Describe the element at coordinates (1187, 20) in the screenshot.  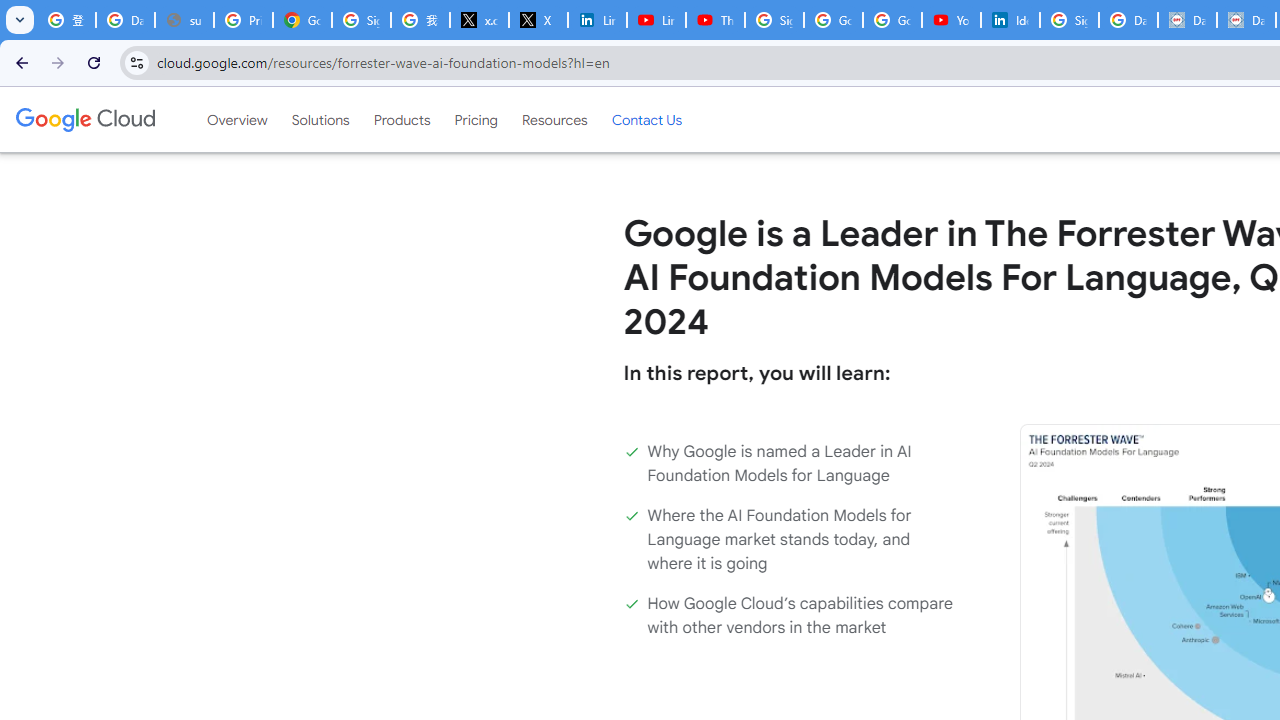
I see `'Data Privacy Framework'` at that location.